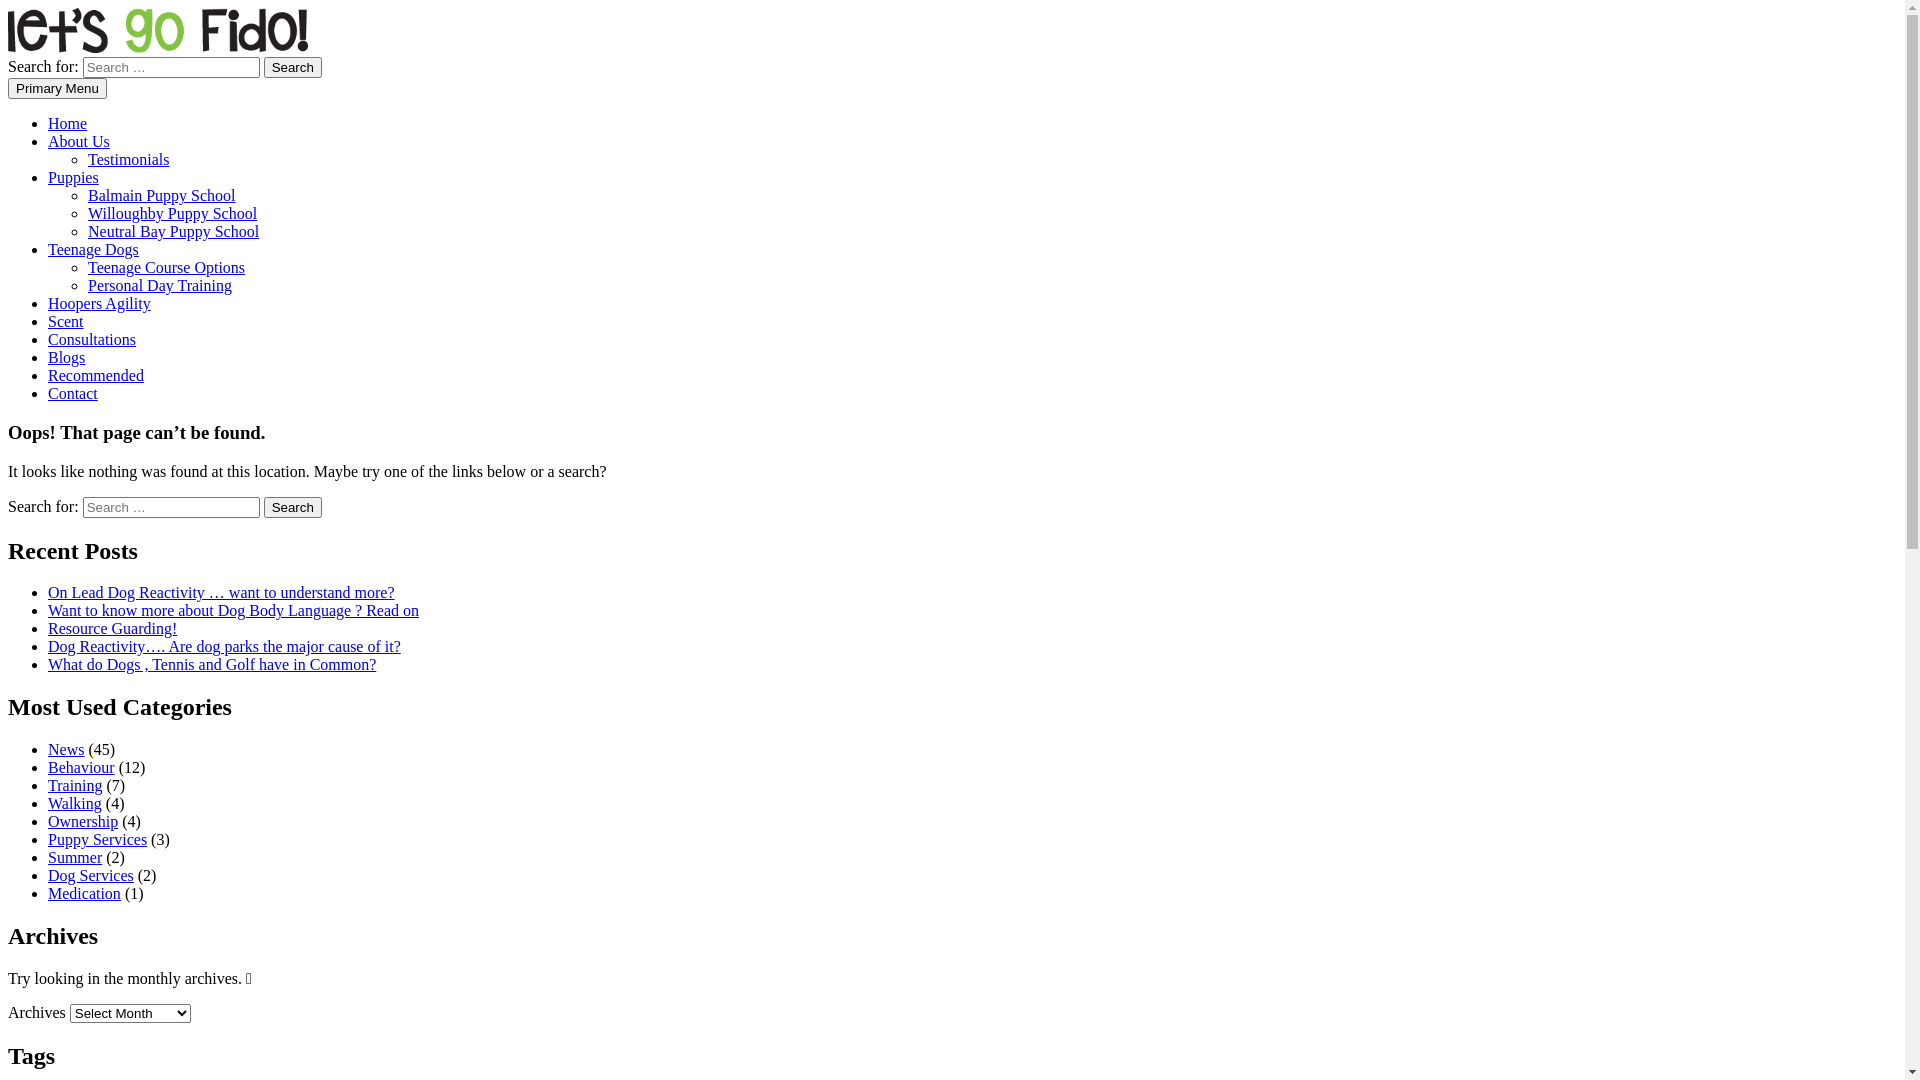 This screenshot has width=1920, height=1080. I want to click on 'Behaviour', so click(80, 766).